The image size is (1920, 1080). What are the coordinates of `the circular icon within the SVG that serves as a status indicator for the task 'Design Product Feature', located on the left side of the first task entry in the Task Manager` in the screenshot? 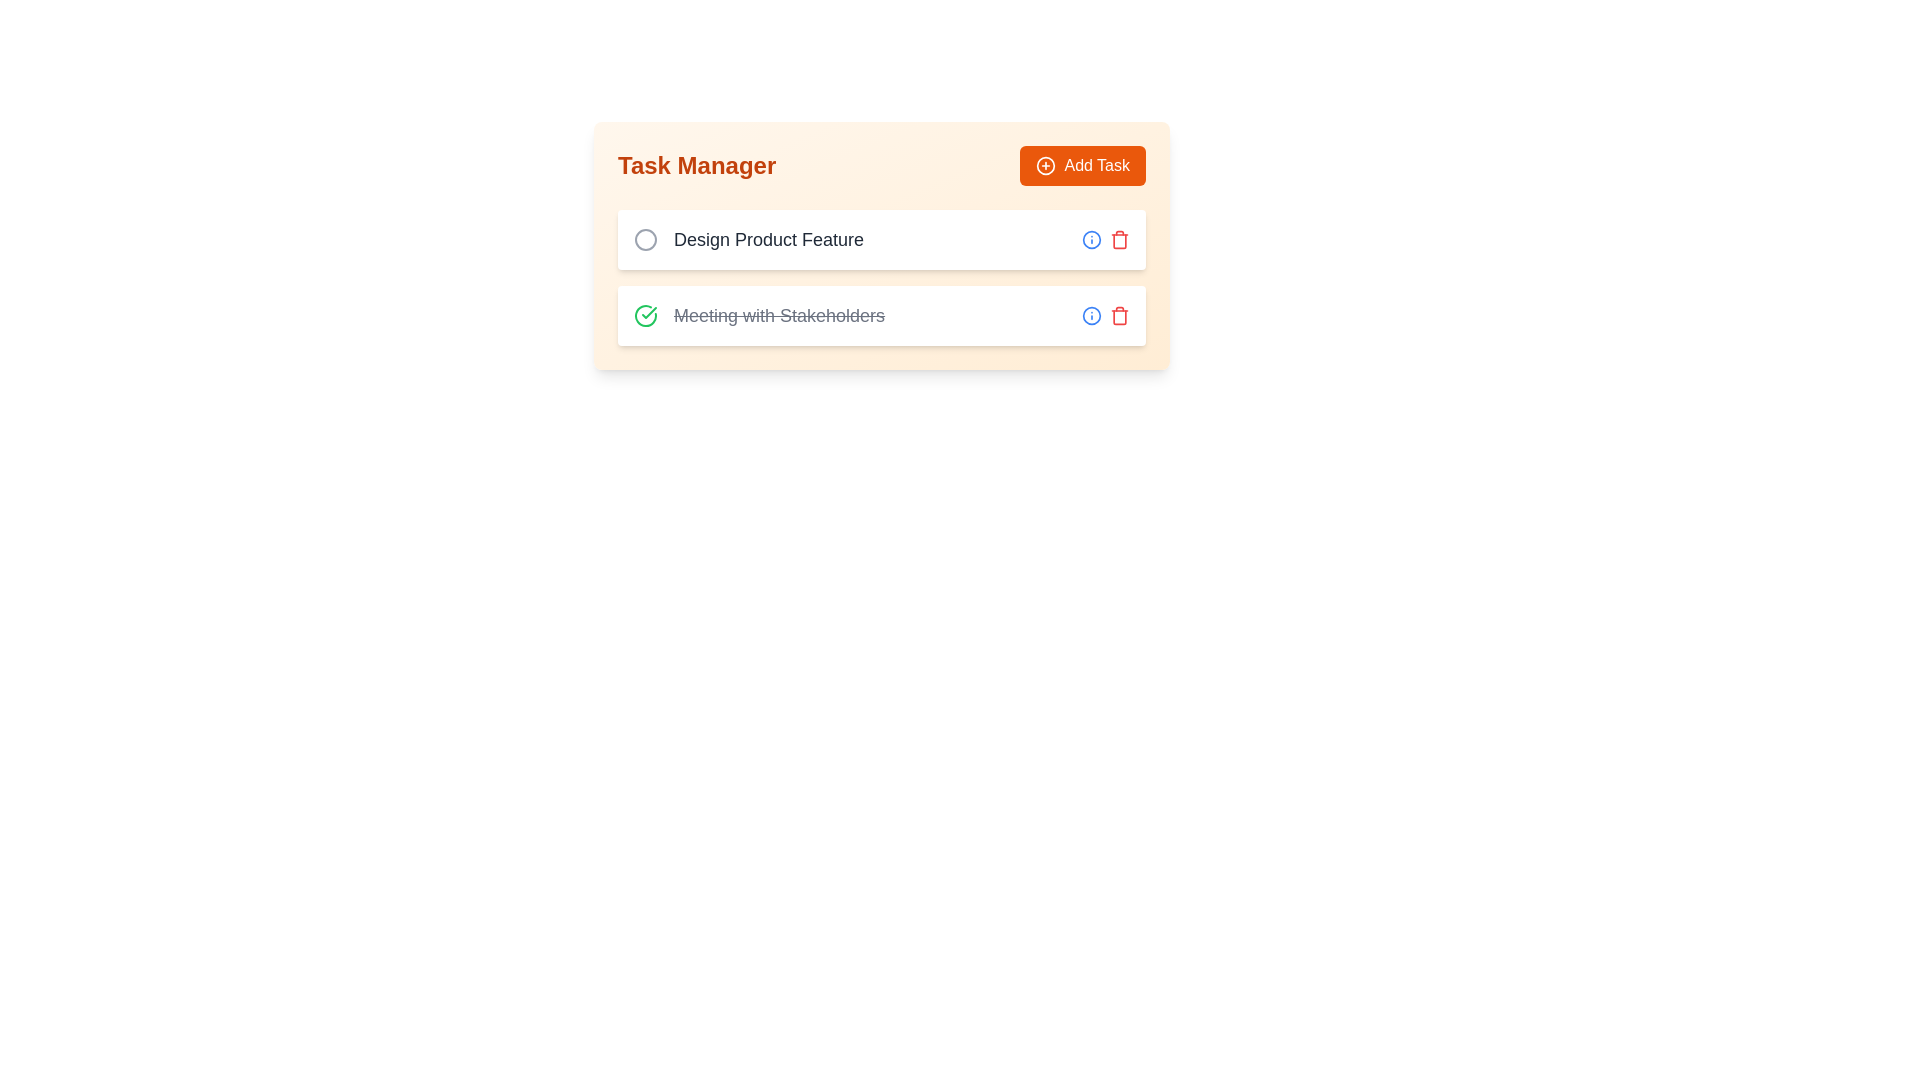 It's located at (646, 238).